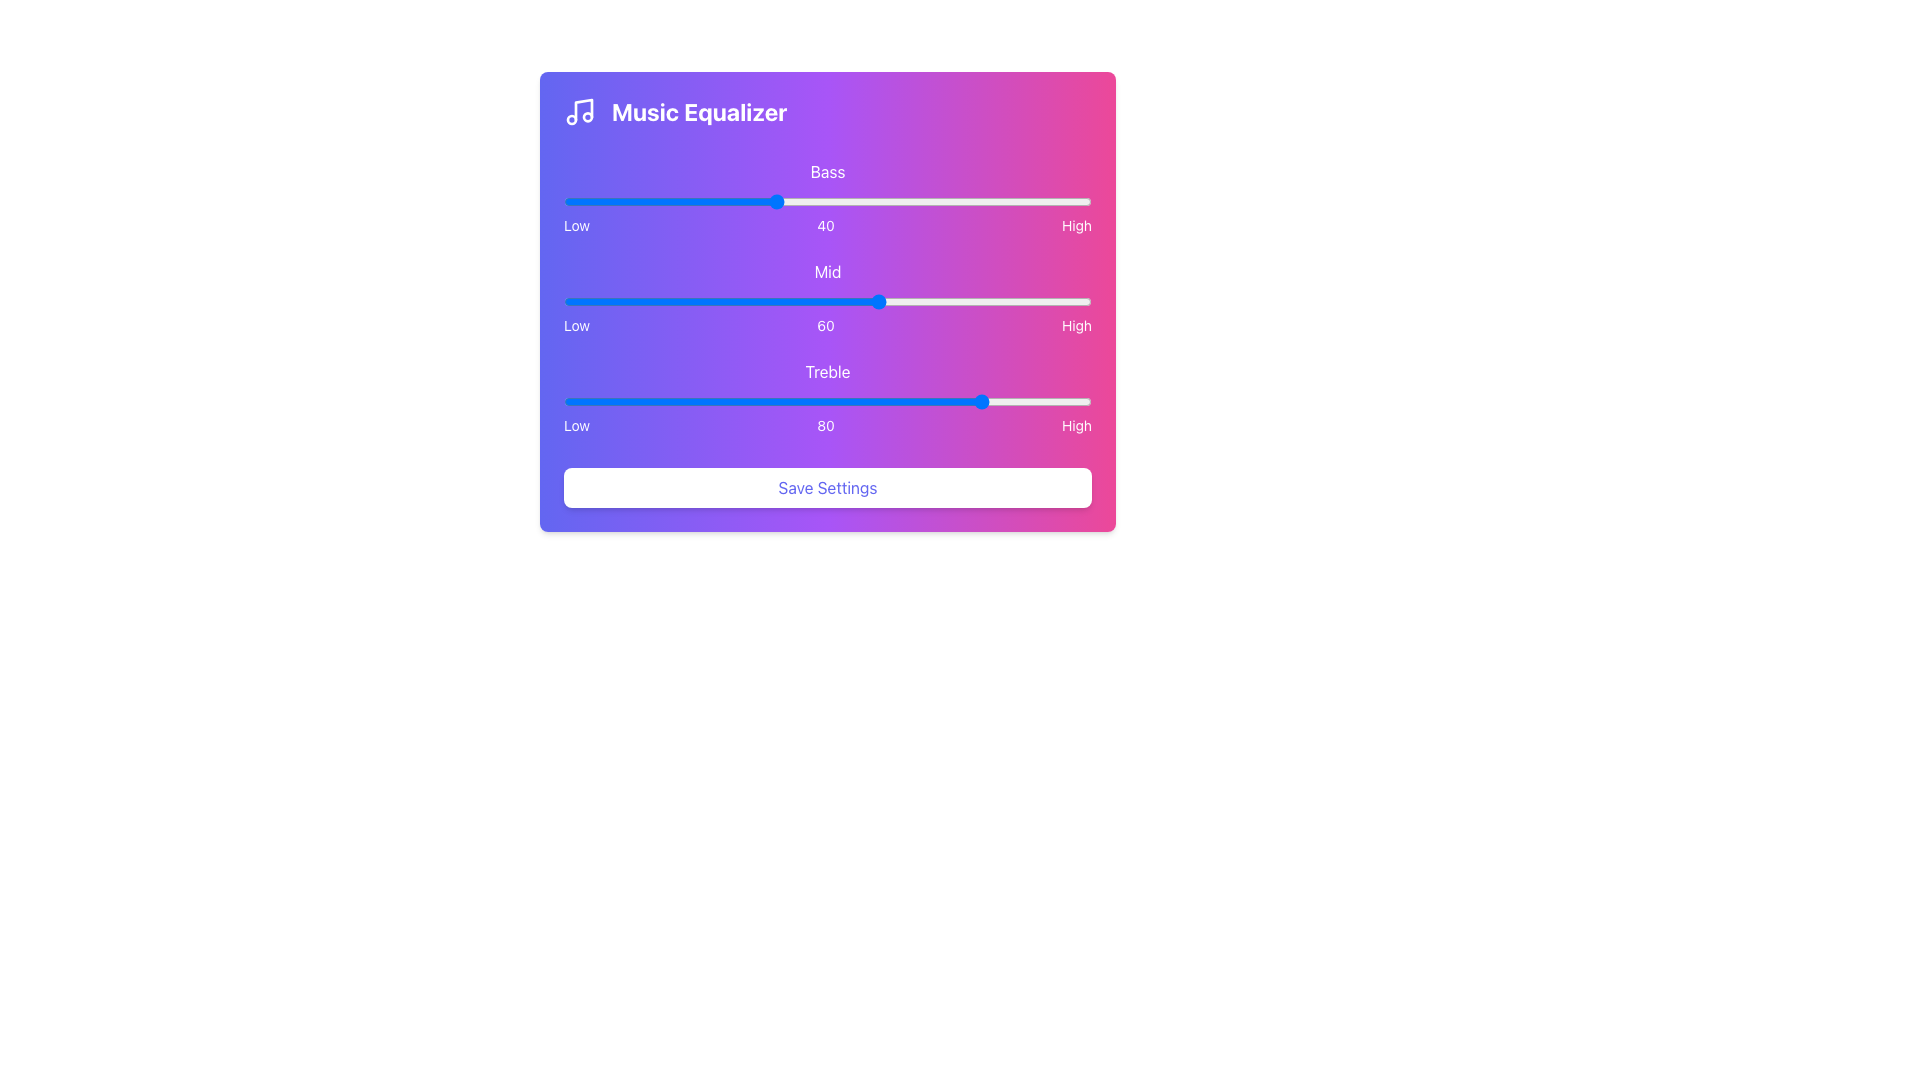 The image size is (1920, 1080). I want to click on mid-range frequency, so click(631, 301).